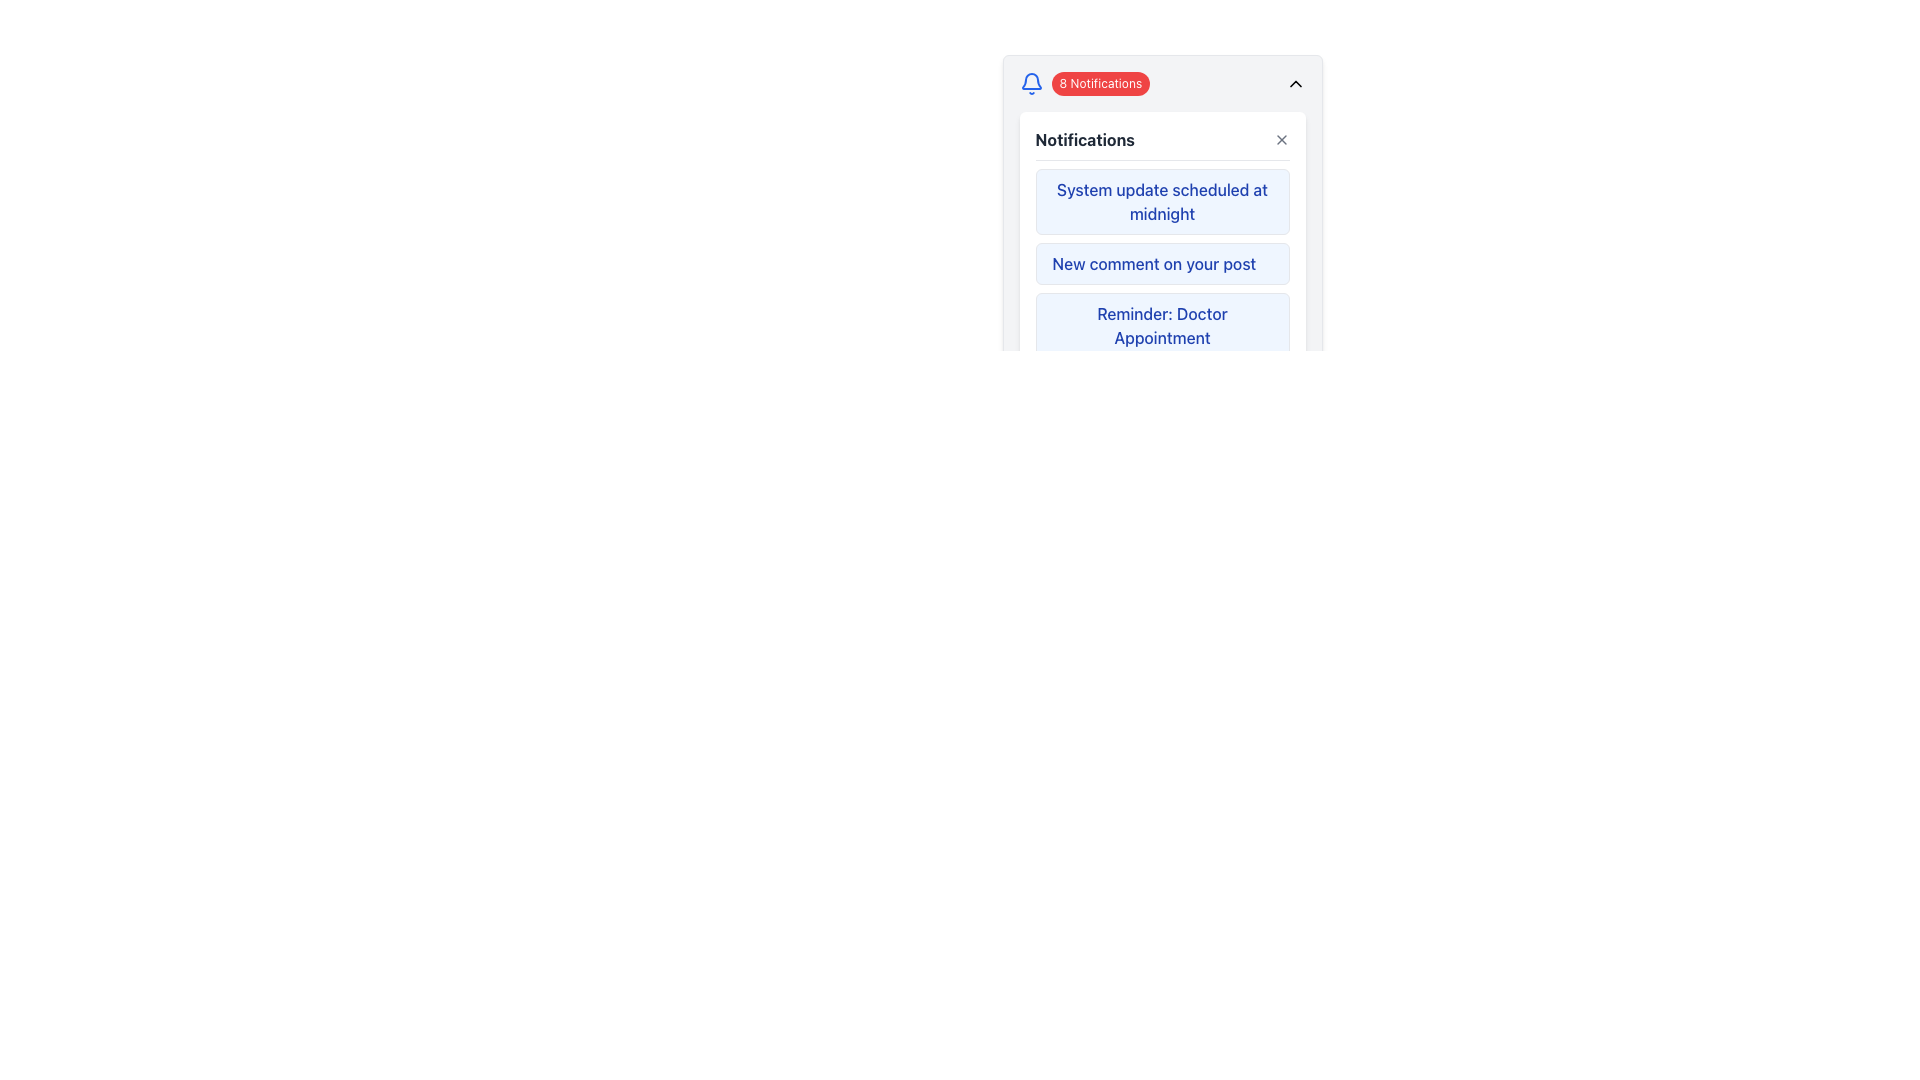 Image resolution: width=1920 pixels, height=1080 pixels. Describe the element at coordinates (1162, 201) in the screenshot. I see `the notification message indicating an upcoming system update scheduled at midnight` at that location.